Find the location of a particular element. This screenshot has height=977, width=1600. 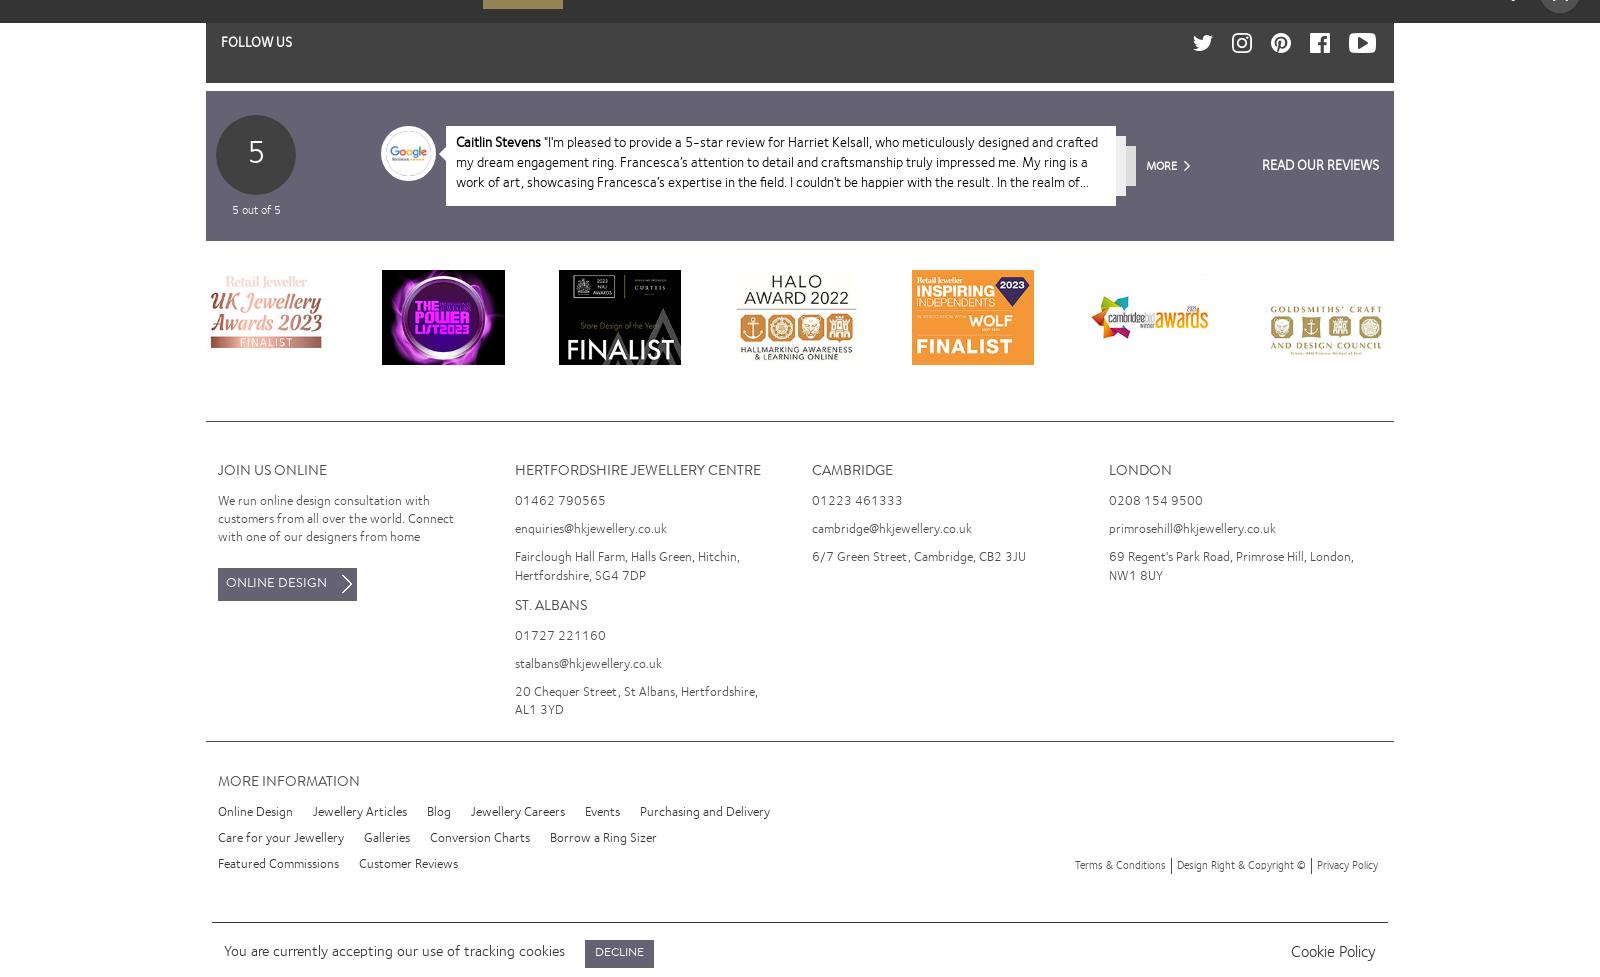

'Privacy Policy' is located at coordinates (1346, 864).